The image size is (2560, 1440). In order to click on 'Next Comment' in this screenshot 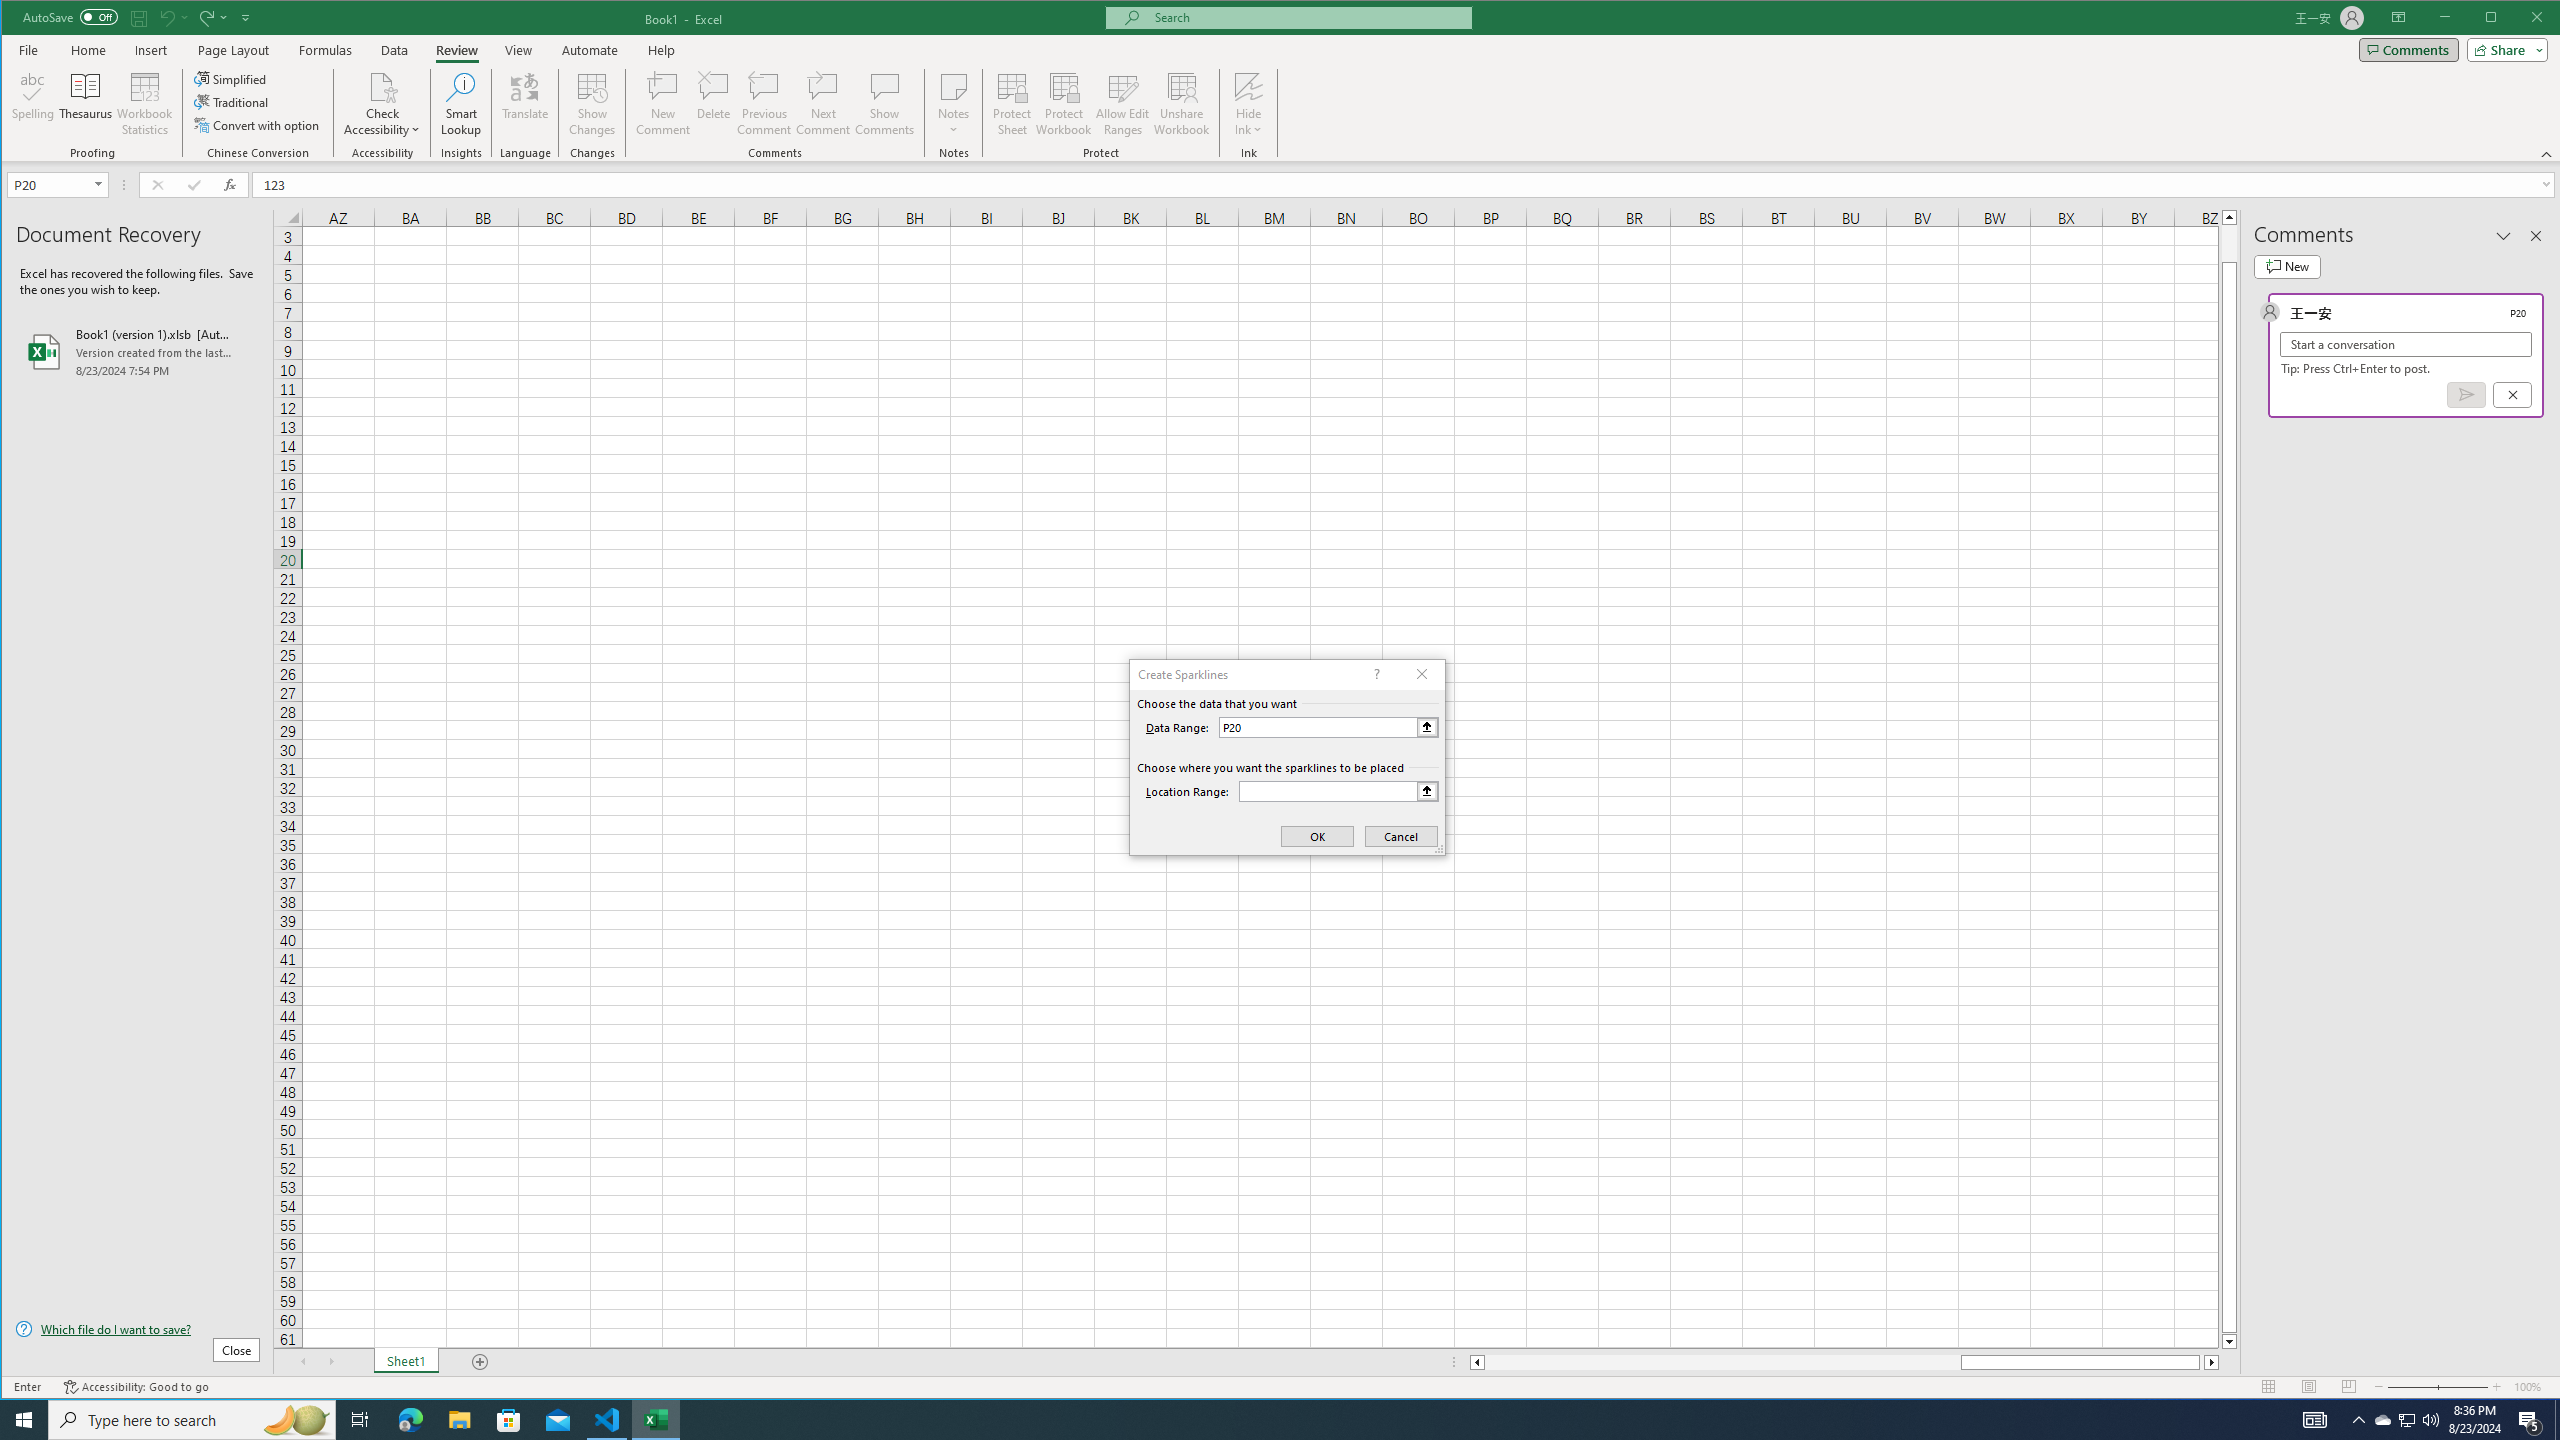, I will do `click(823, 103)`.